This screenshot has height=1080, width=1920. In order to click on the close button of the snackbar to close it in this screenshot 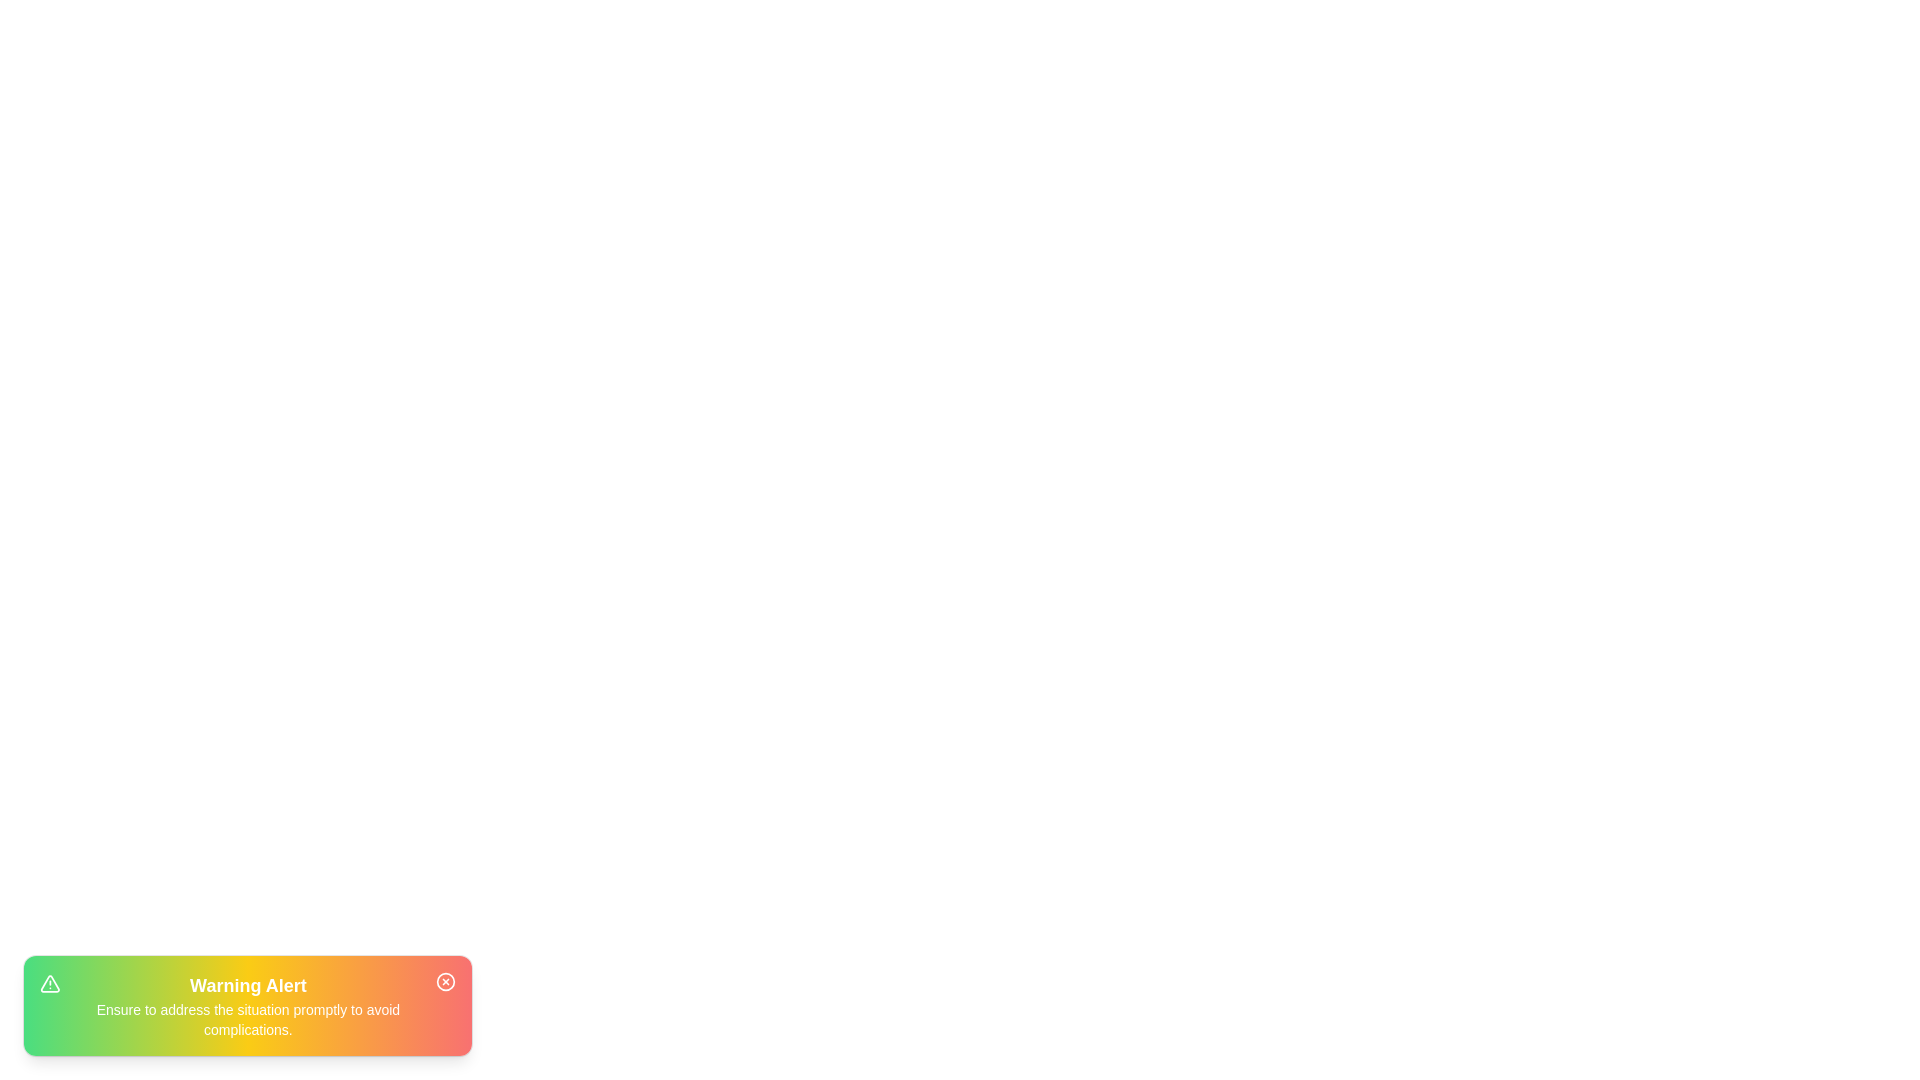, I will do `click(445, 981)`.